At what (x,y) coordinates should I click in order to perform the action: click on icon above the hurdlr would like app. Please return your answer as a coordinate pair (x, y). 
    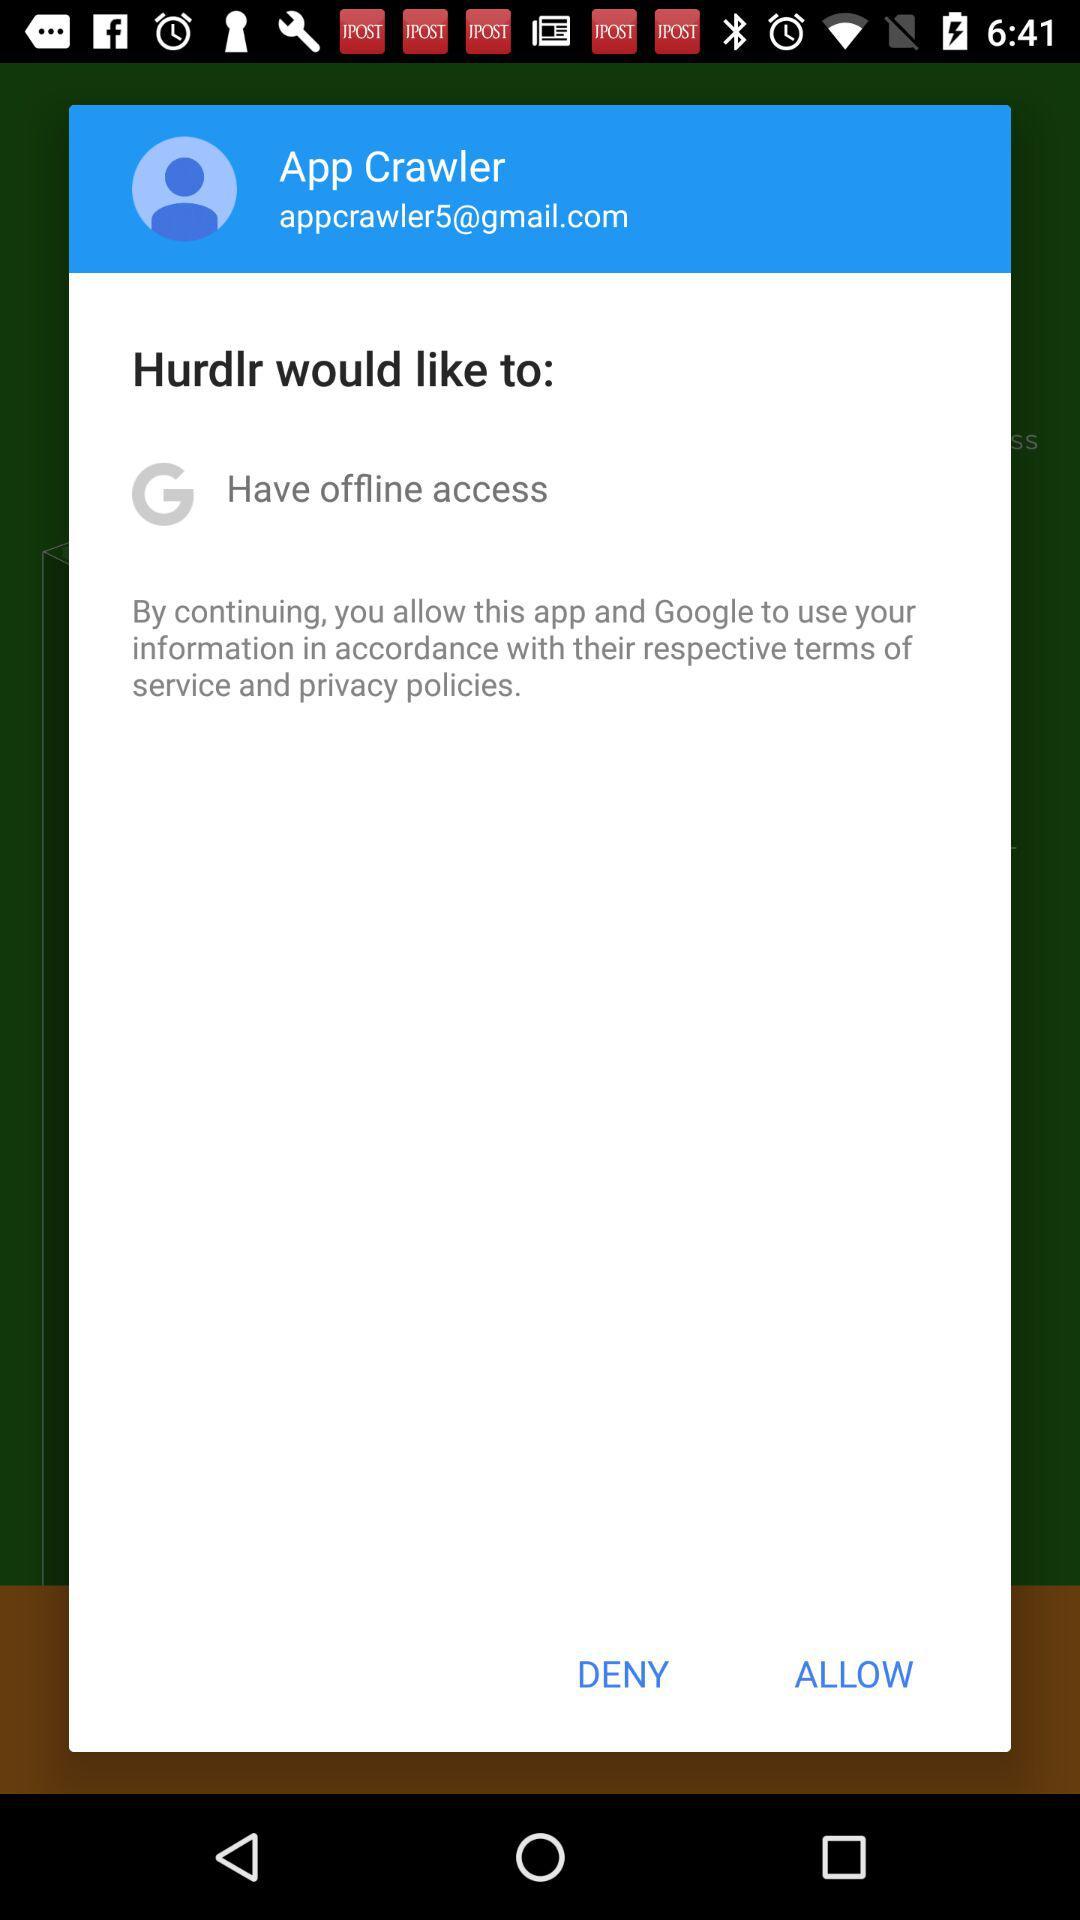
    Looking at the image, I should click on (184, 188).